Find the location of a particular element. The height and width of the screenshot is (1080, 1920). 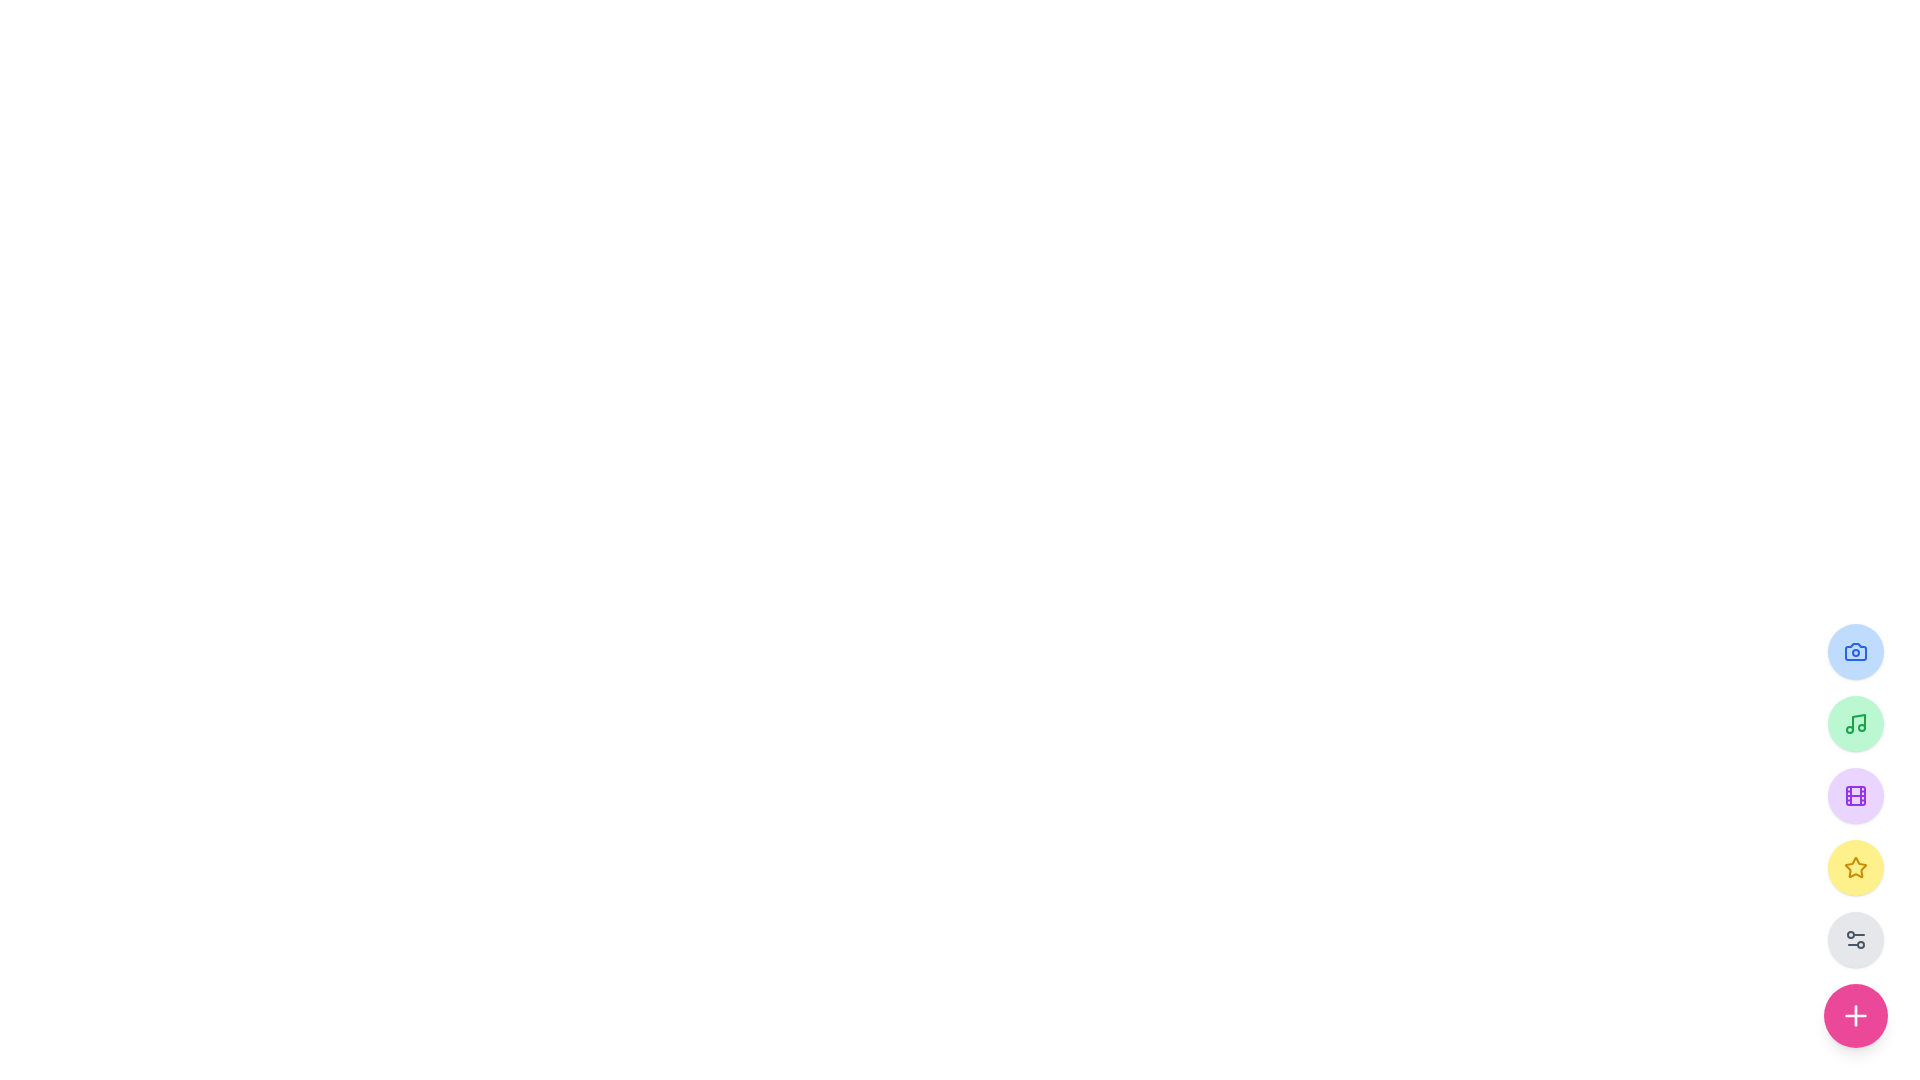

the circular button with a vibrant pink background and a white plus icon located at the bottom-right corner of the interface is located at coordinates (1855, 1015).